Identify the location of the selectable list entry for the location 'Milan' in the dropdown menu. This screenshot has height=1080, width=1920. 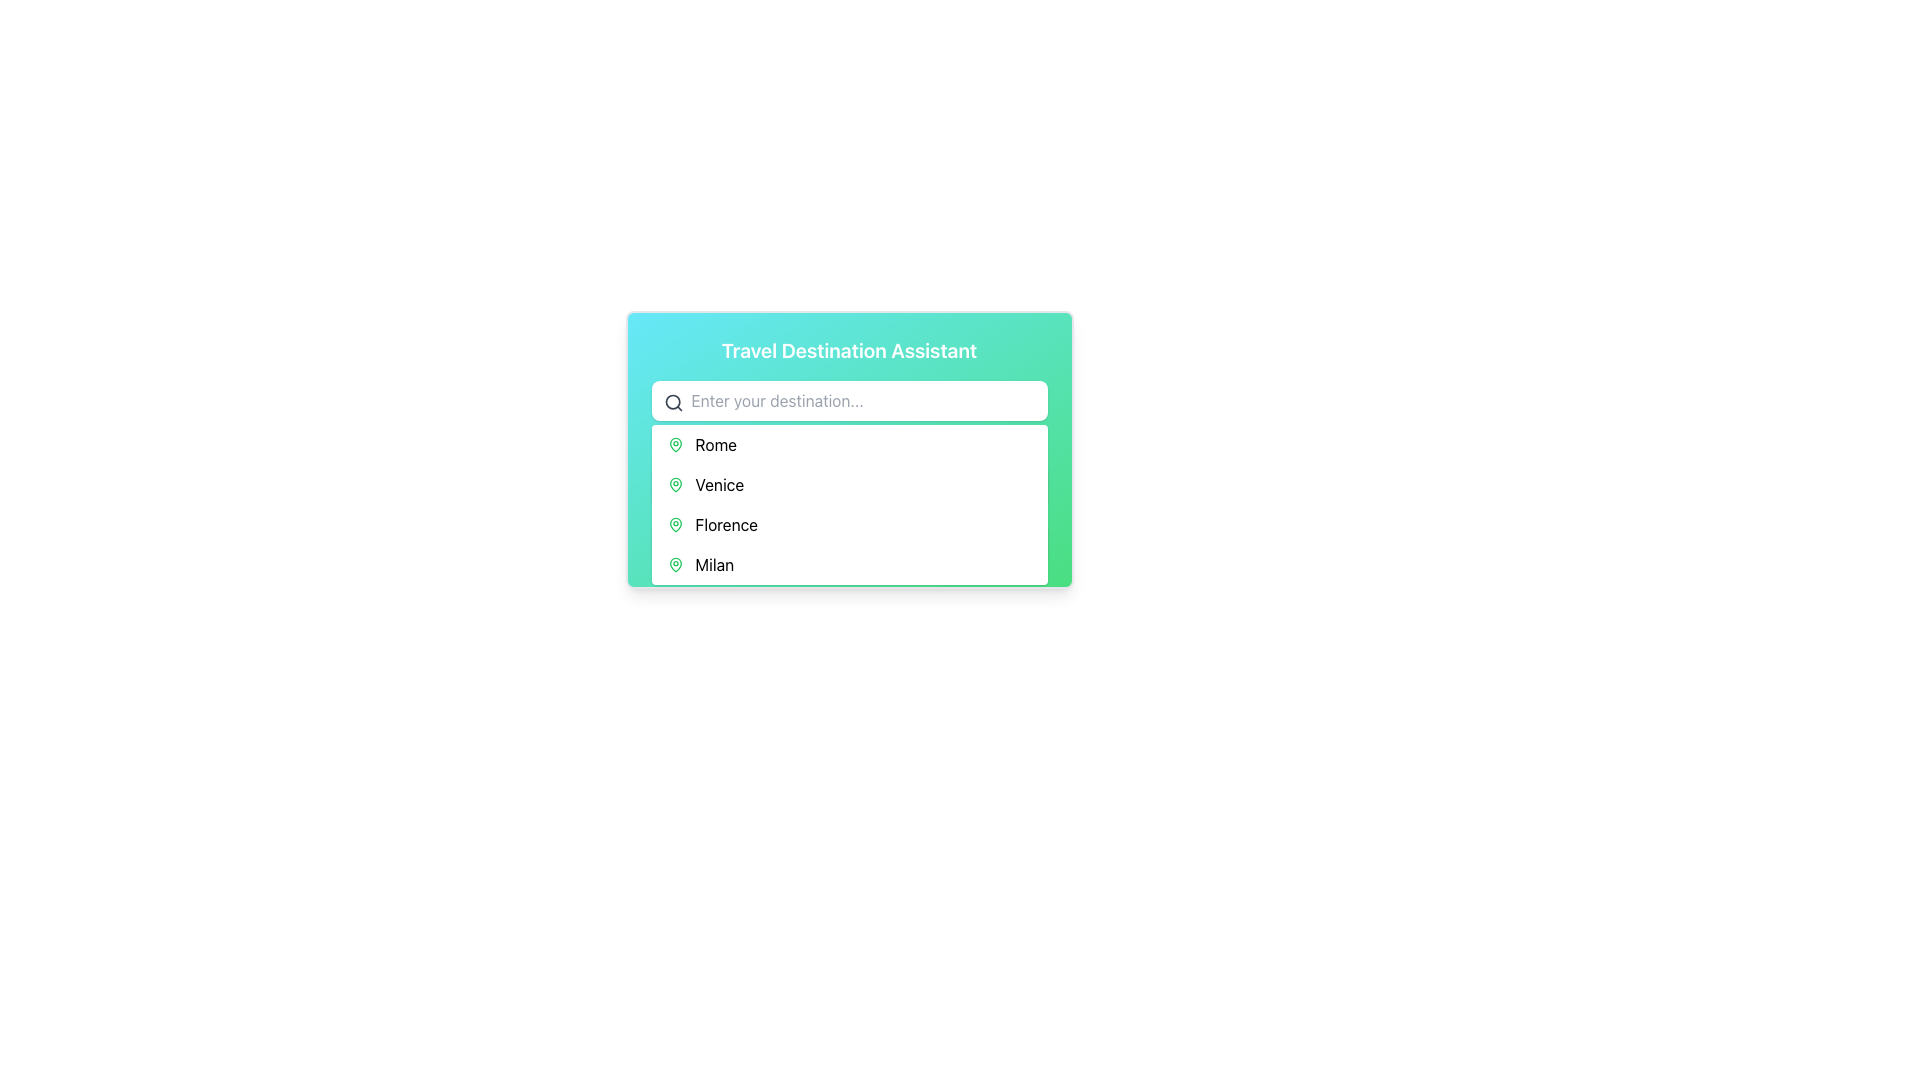
(849, 564).